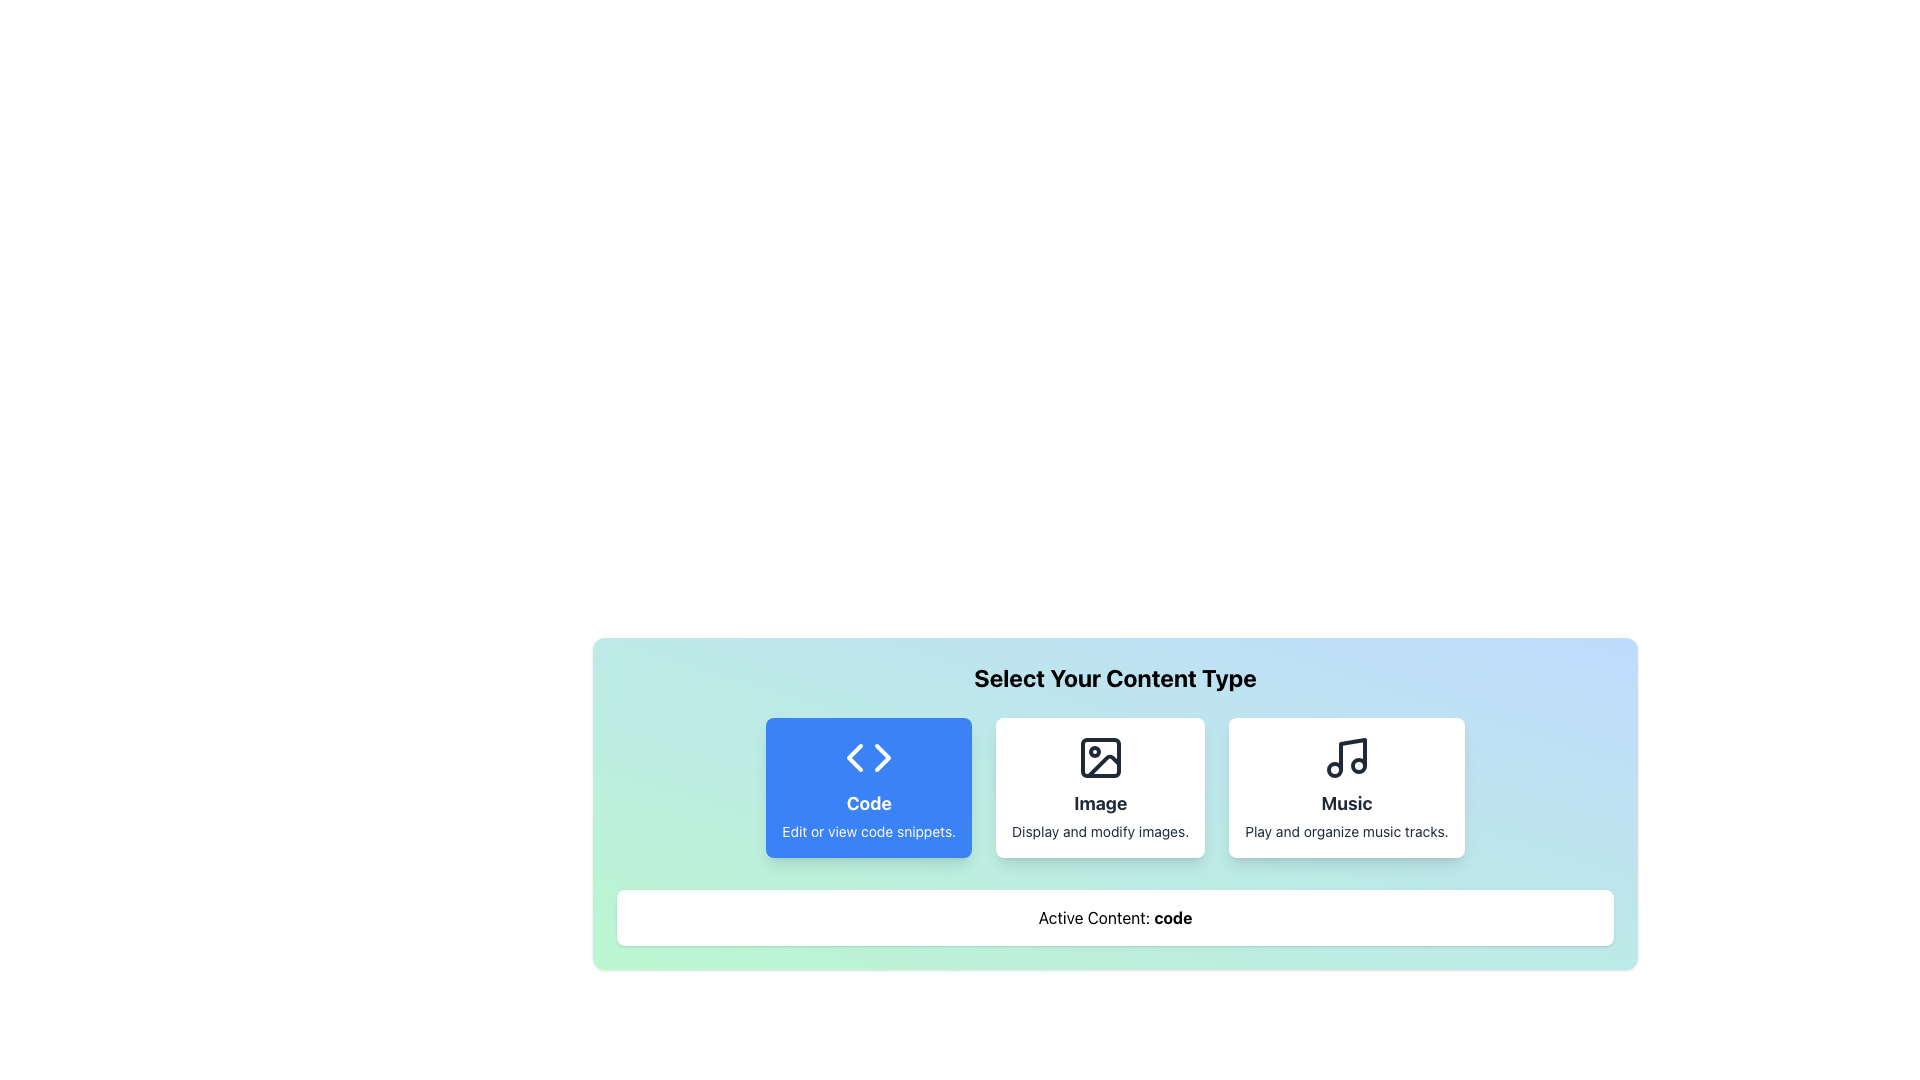  Describe the element at coordinates (1334, 769) in the screenshot. I see `the leftmost decorative circle in the 'Music' card interface, which is located near the bottom-left corner and slightly overlaps the music note graphic` at that location.